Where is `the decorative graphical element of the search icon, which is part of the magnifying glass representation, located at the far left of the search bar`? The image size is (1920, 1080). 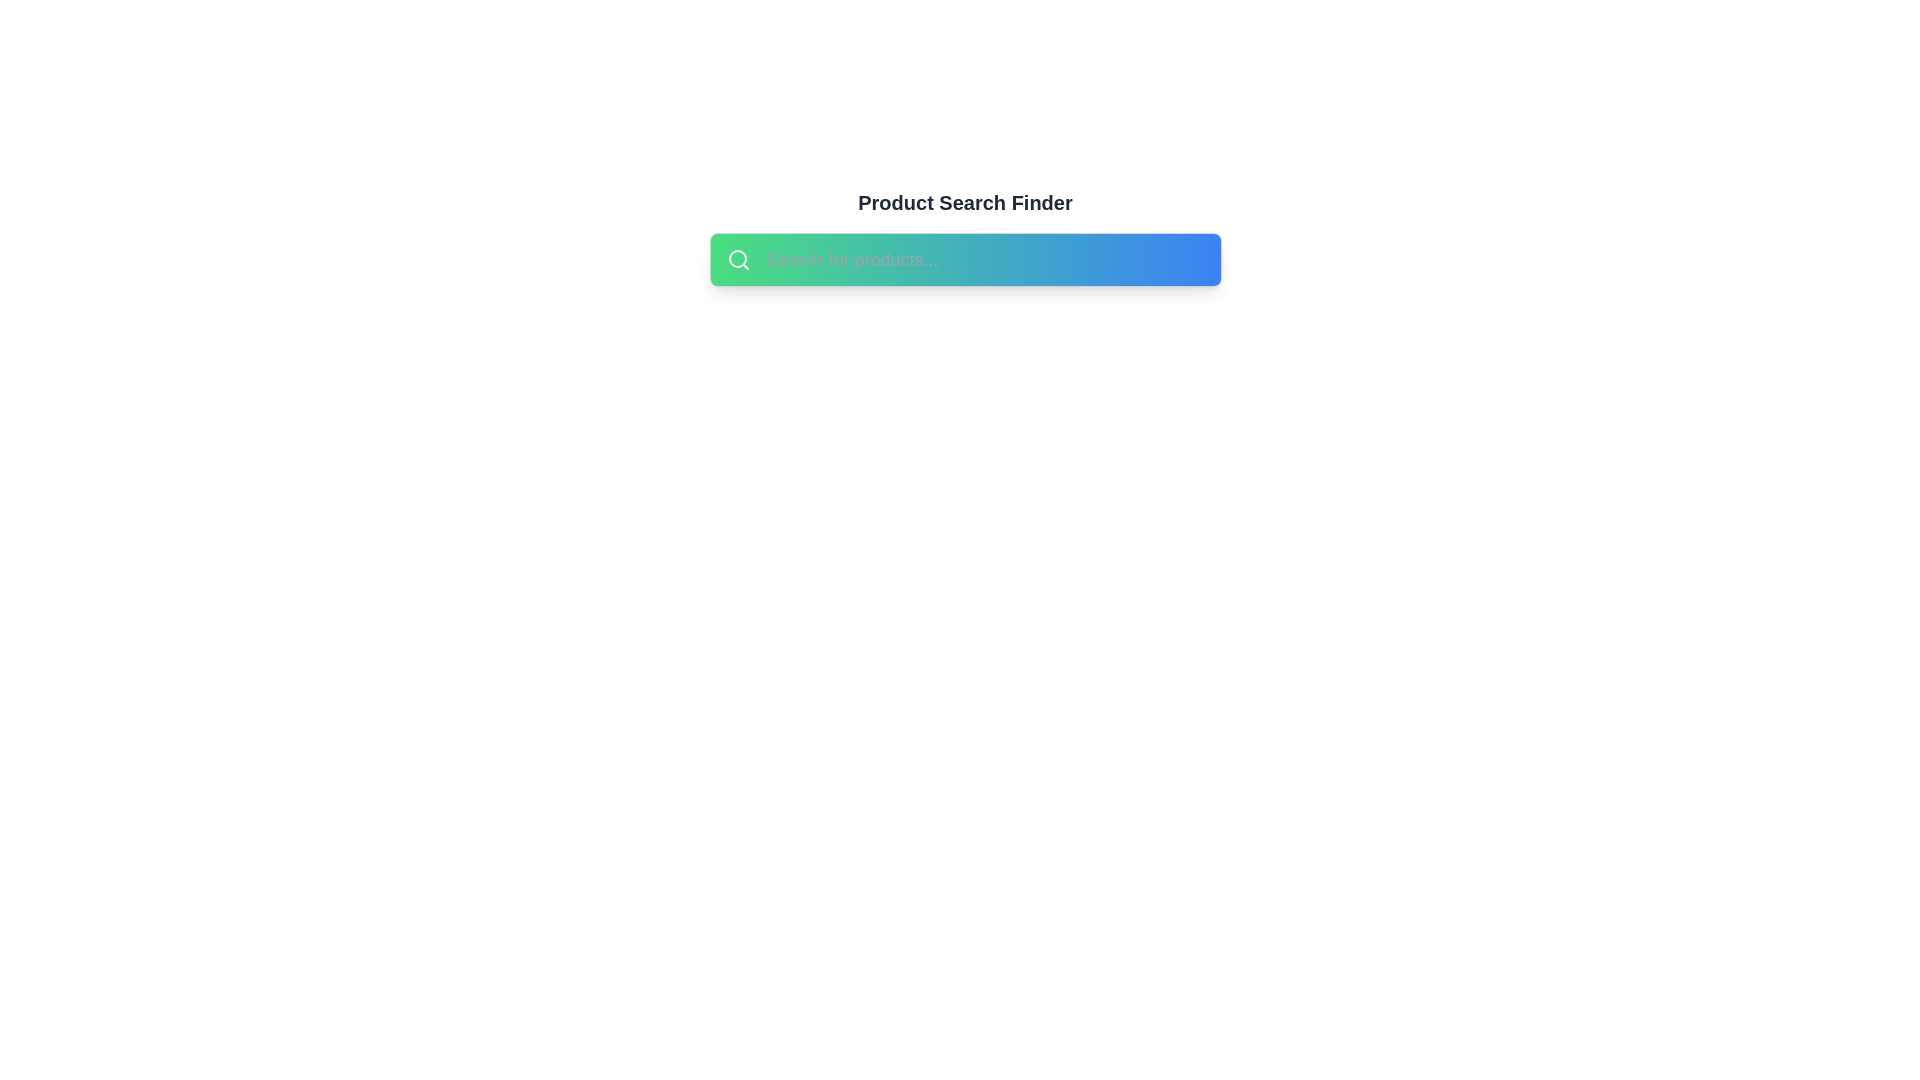
the decorative graphical element of the search icon, which is part of the magnifying glass representation, located at the far left of the search bar is located at coordinates (736, 257).